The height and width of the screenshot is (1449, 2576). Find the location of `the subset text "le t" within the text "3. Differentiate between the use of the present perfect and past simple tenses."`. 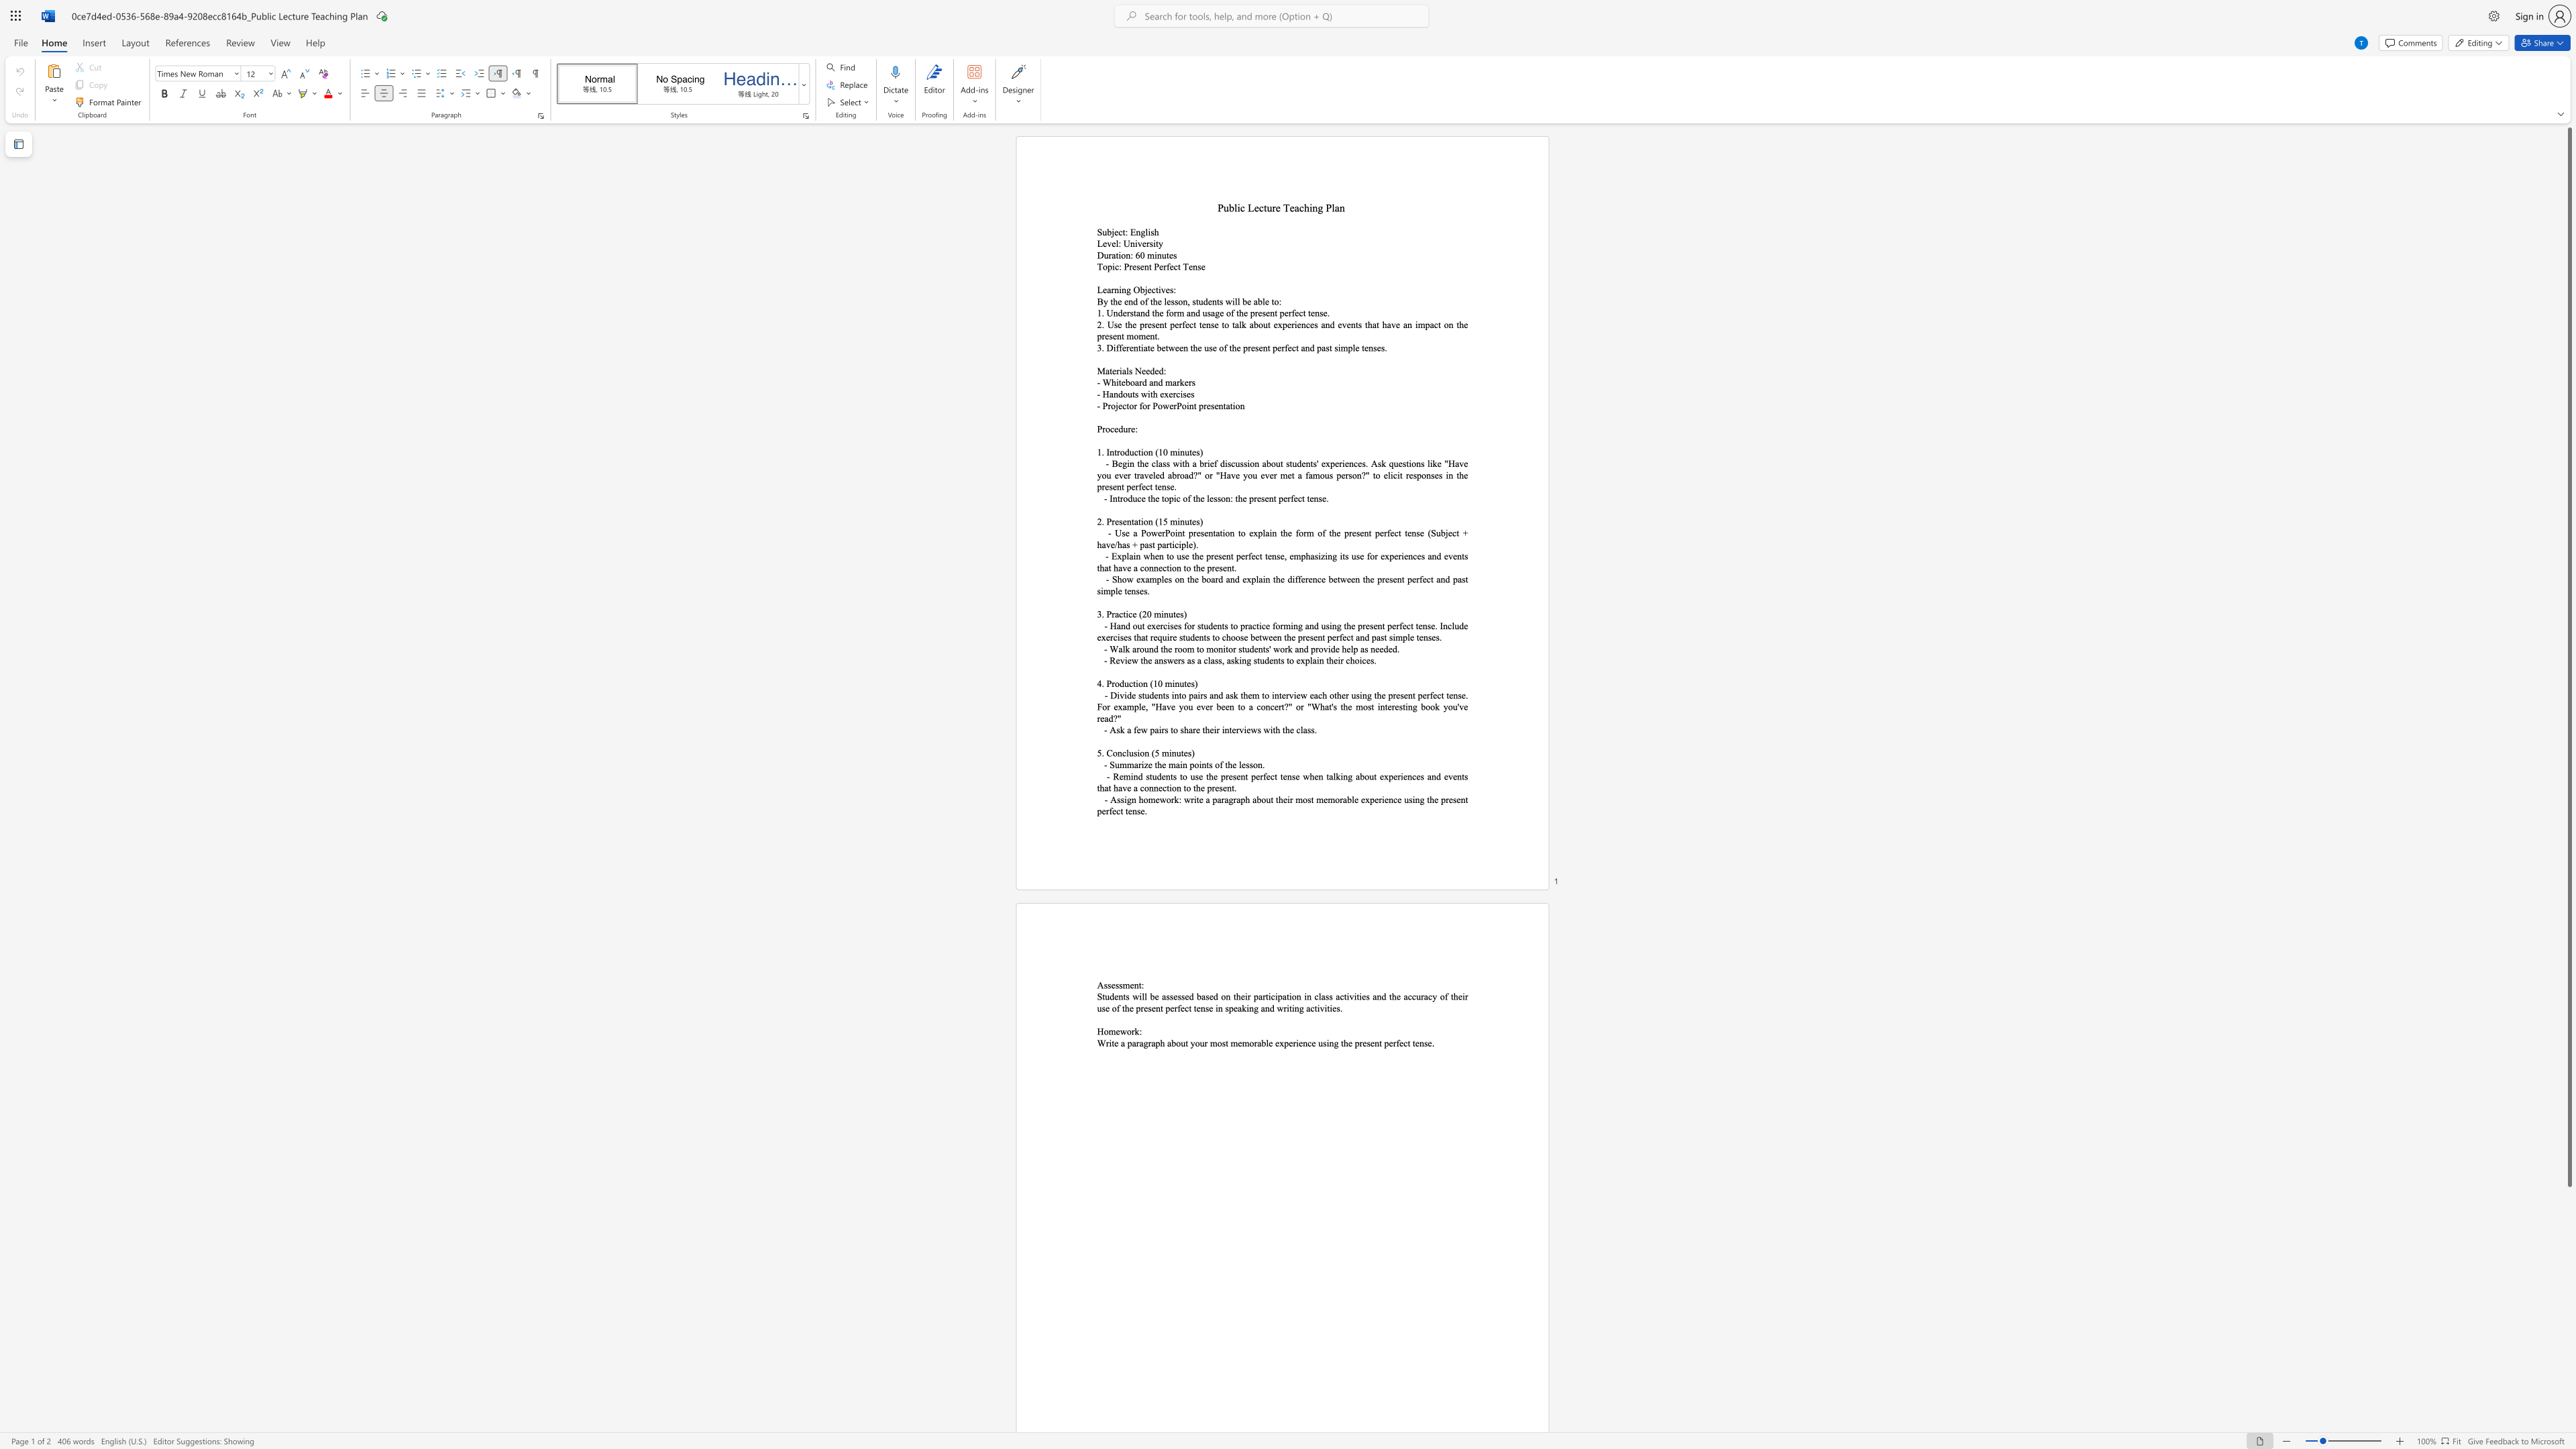

the subset text "le t" within the text "3. Differentiate between the use of the present perfect and past simple tenses." is located at coordinates (1352, 347).